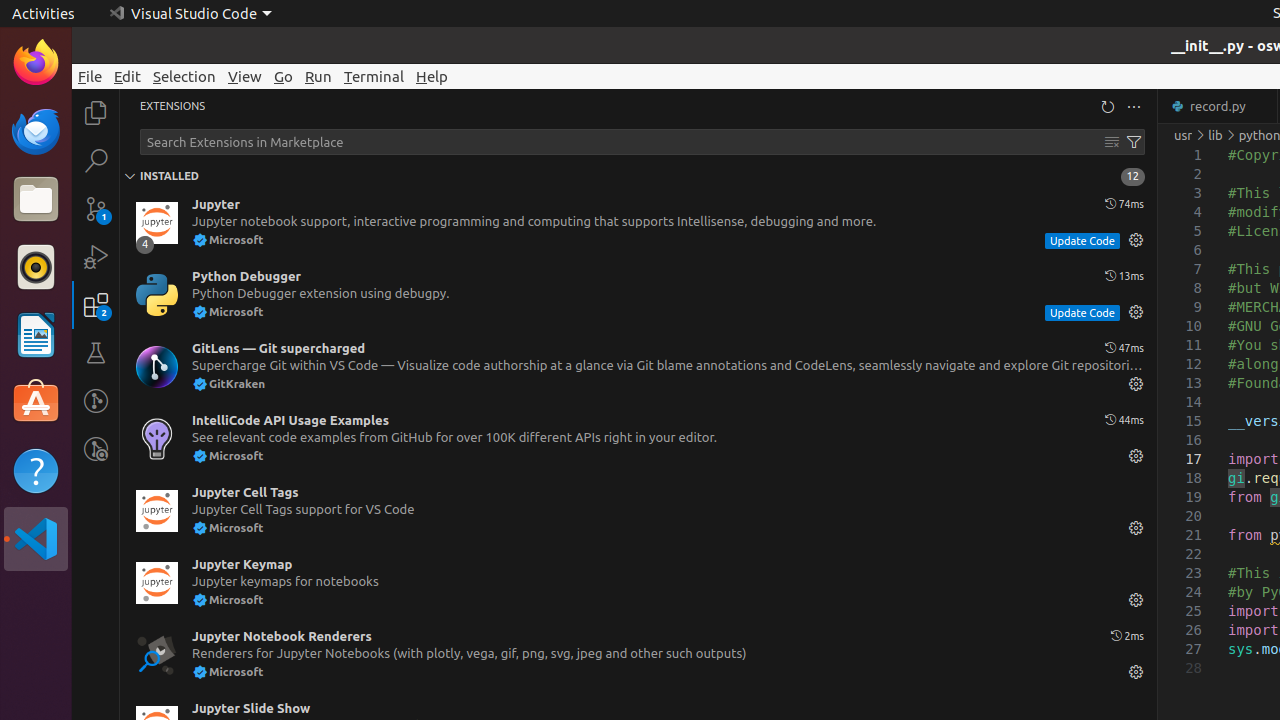  What do you see at coordinates (35, 61) in the screenshot?
I see `'Firefox Web Browser'` at bounding box center [35, 61].